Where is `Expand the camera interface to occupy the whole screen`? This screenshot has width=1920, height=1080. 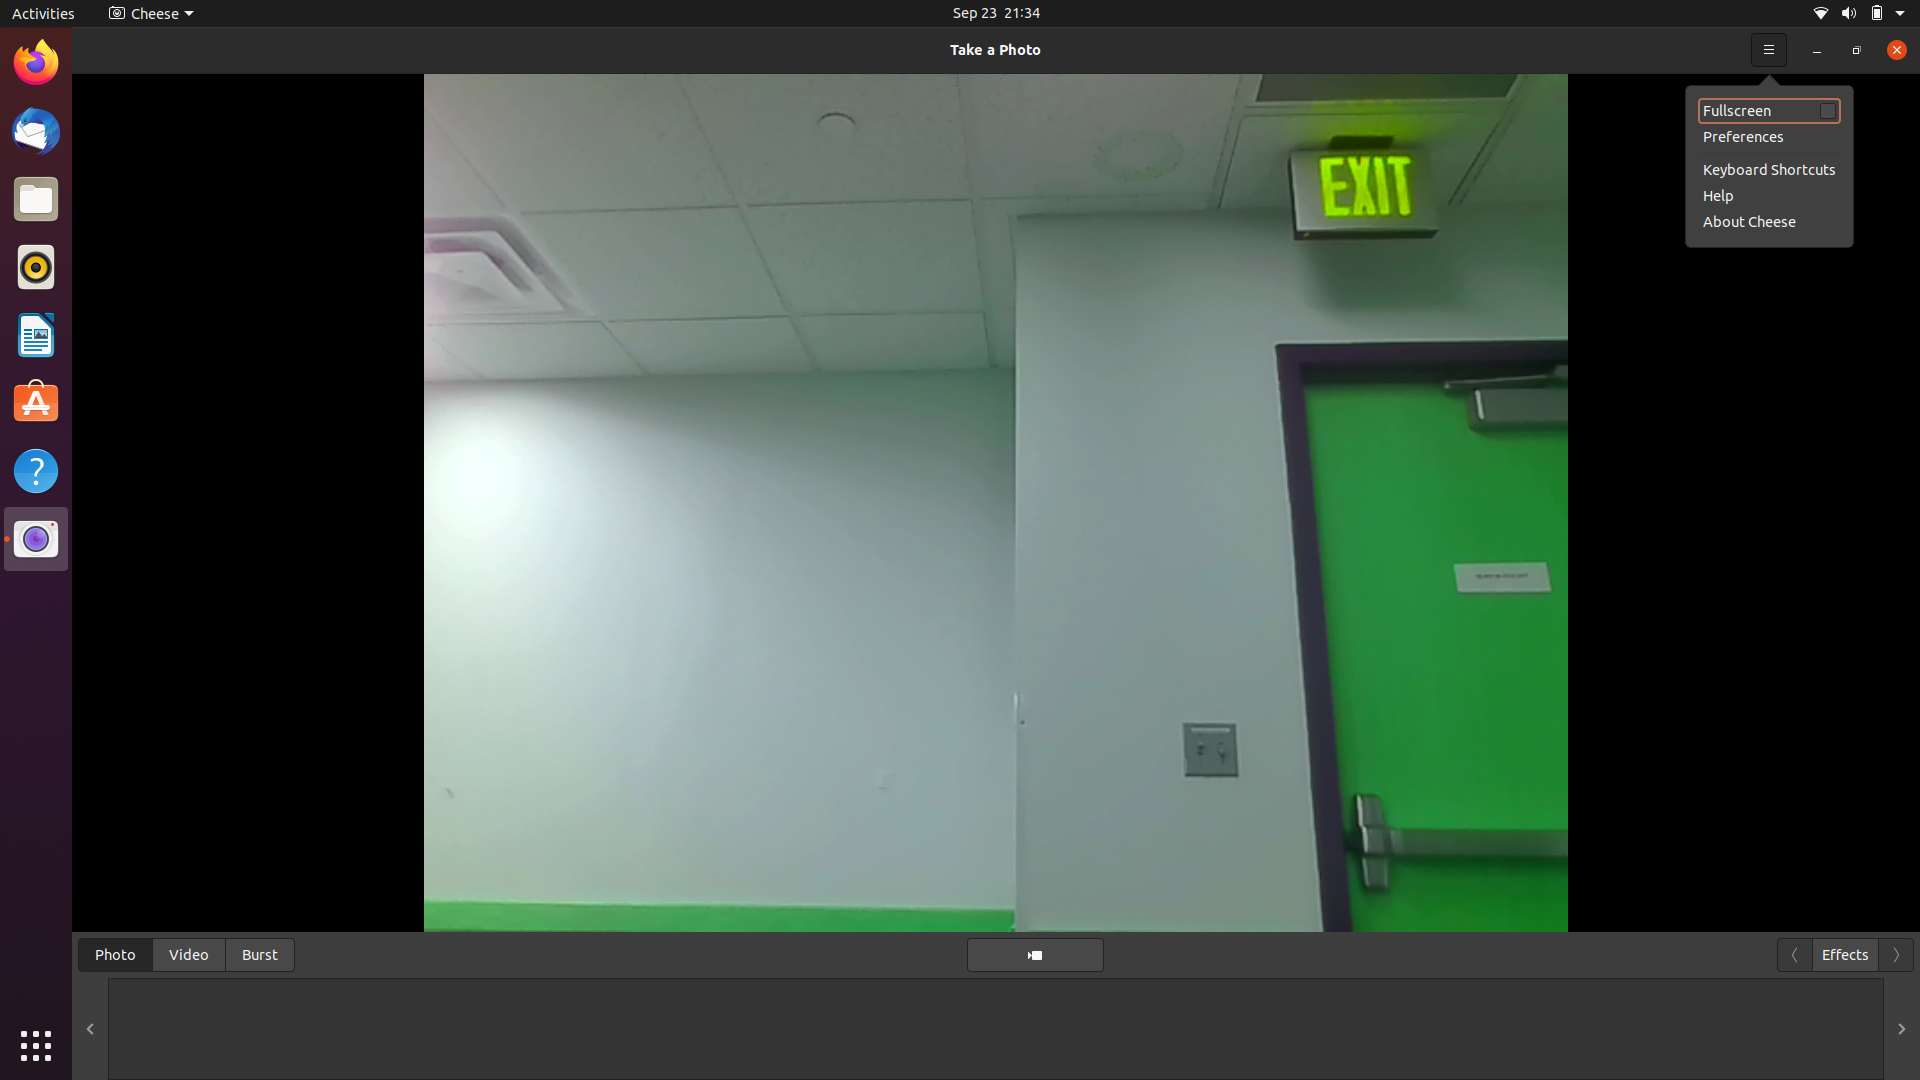 Expand the camera interface to occupy the whole screen is located at coordinates (1769, 47).